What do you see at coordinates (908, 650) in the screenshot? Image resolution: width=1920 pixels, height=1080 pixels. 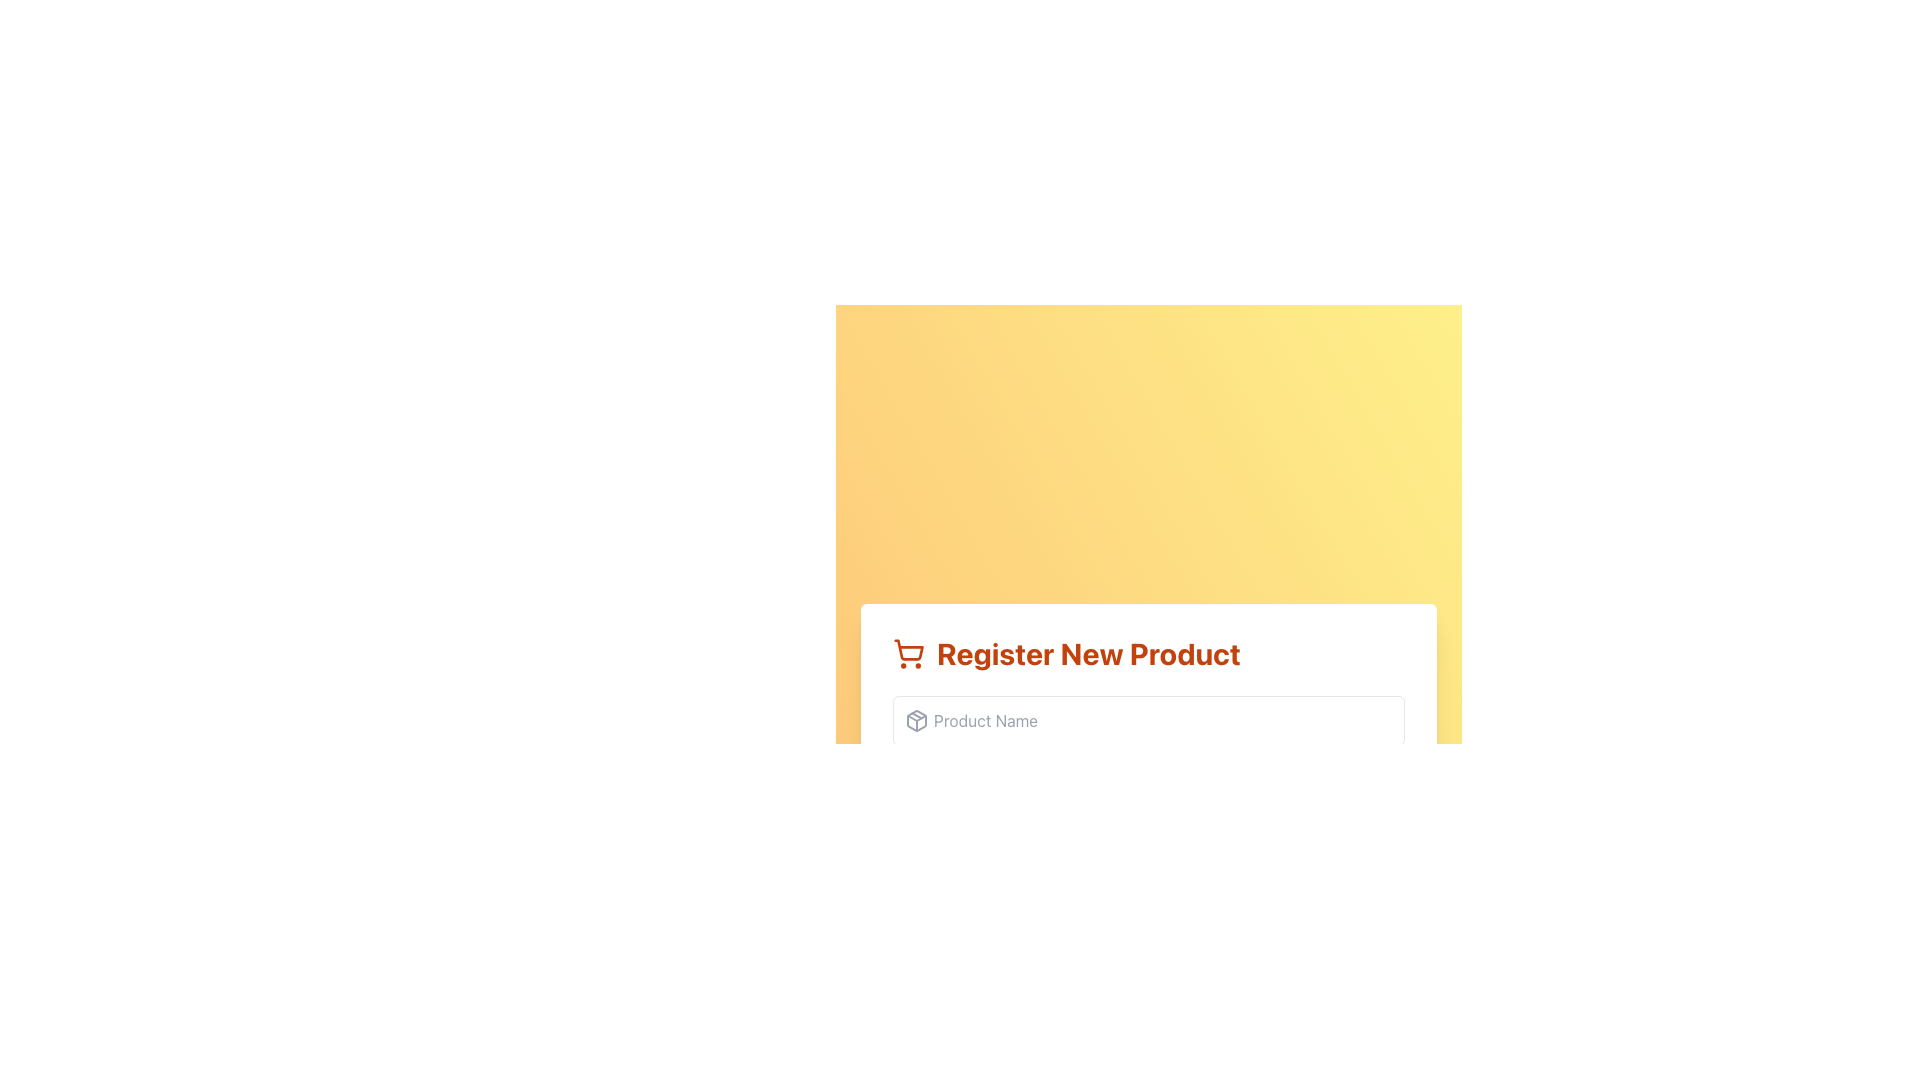 I see `the shopping cart icon, which is a part of an SVG element indicating 'Register New Product.'` at bounding box center [908, 650].